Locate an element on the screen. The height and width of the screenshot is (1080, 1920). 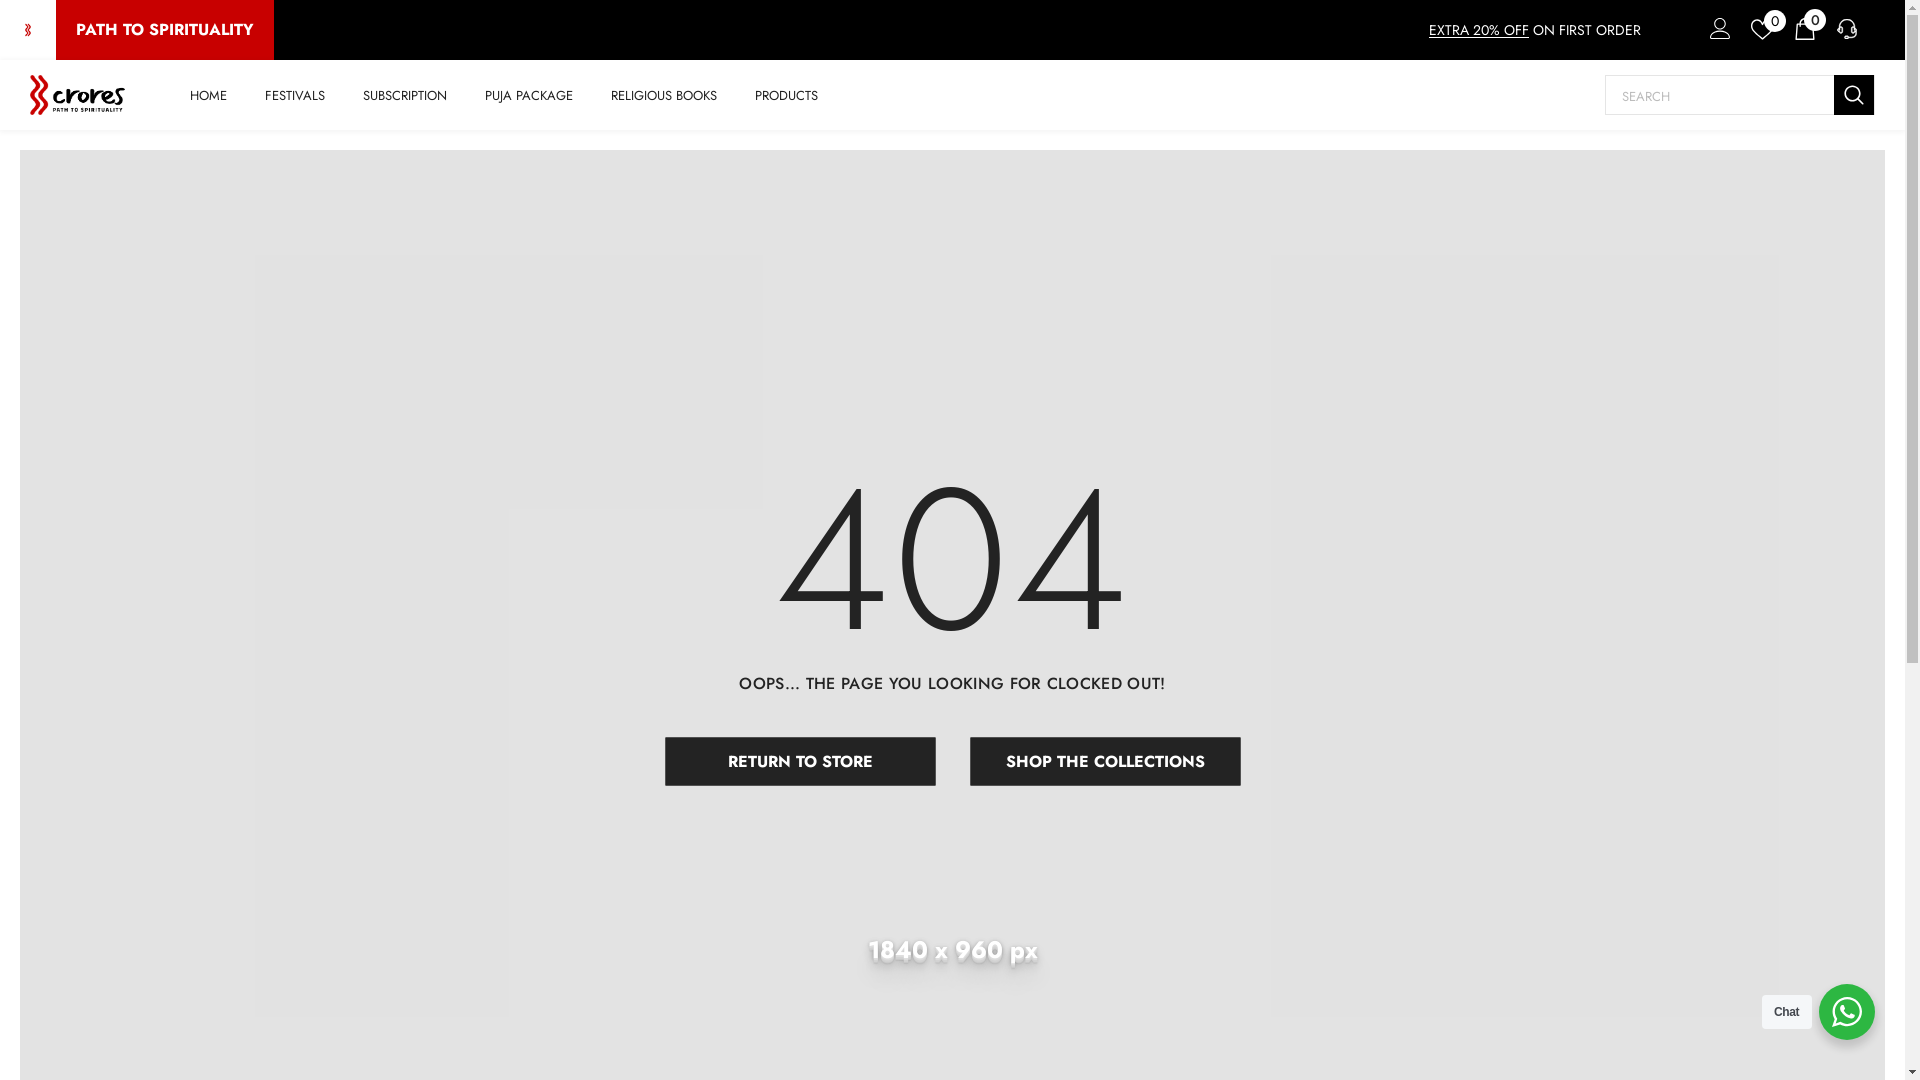
'Logo' is located at coordinates (77, 95).